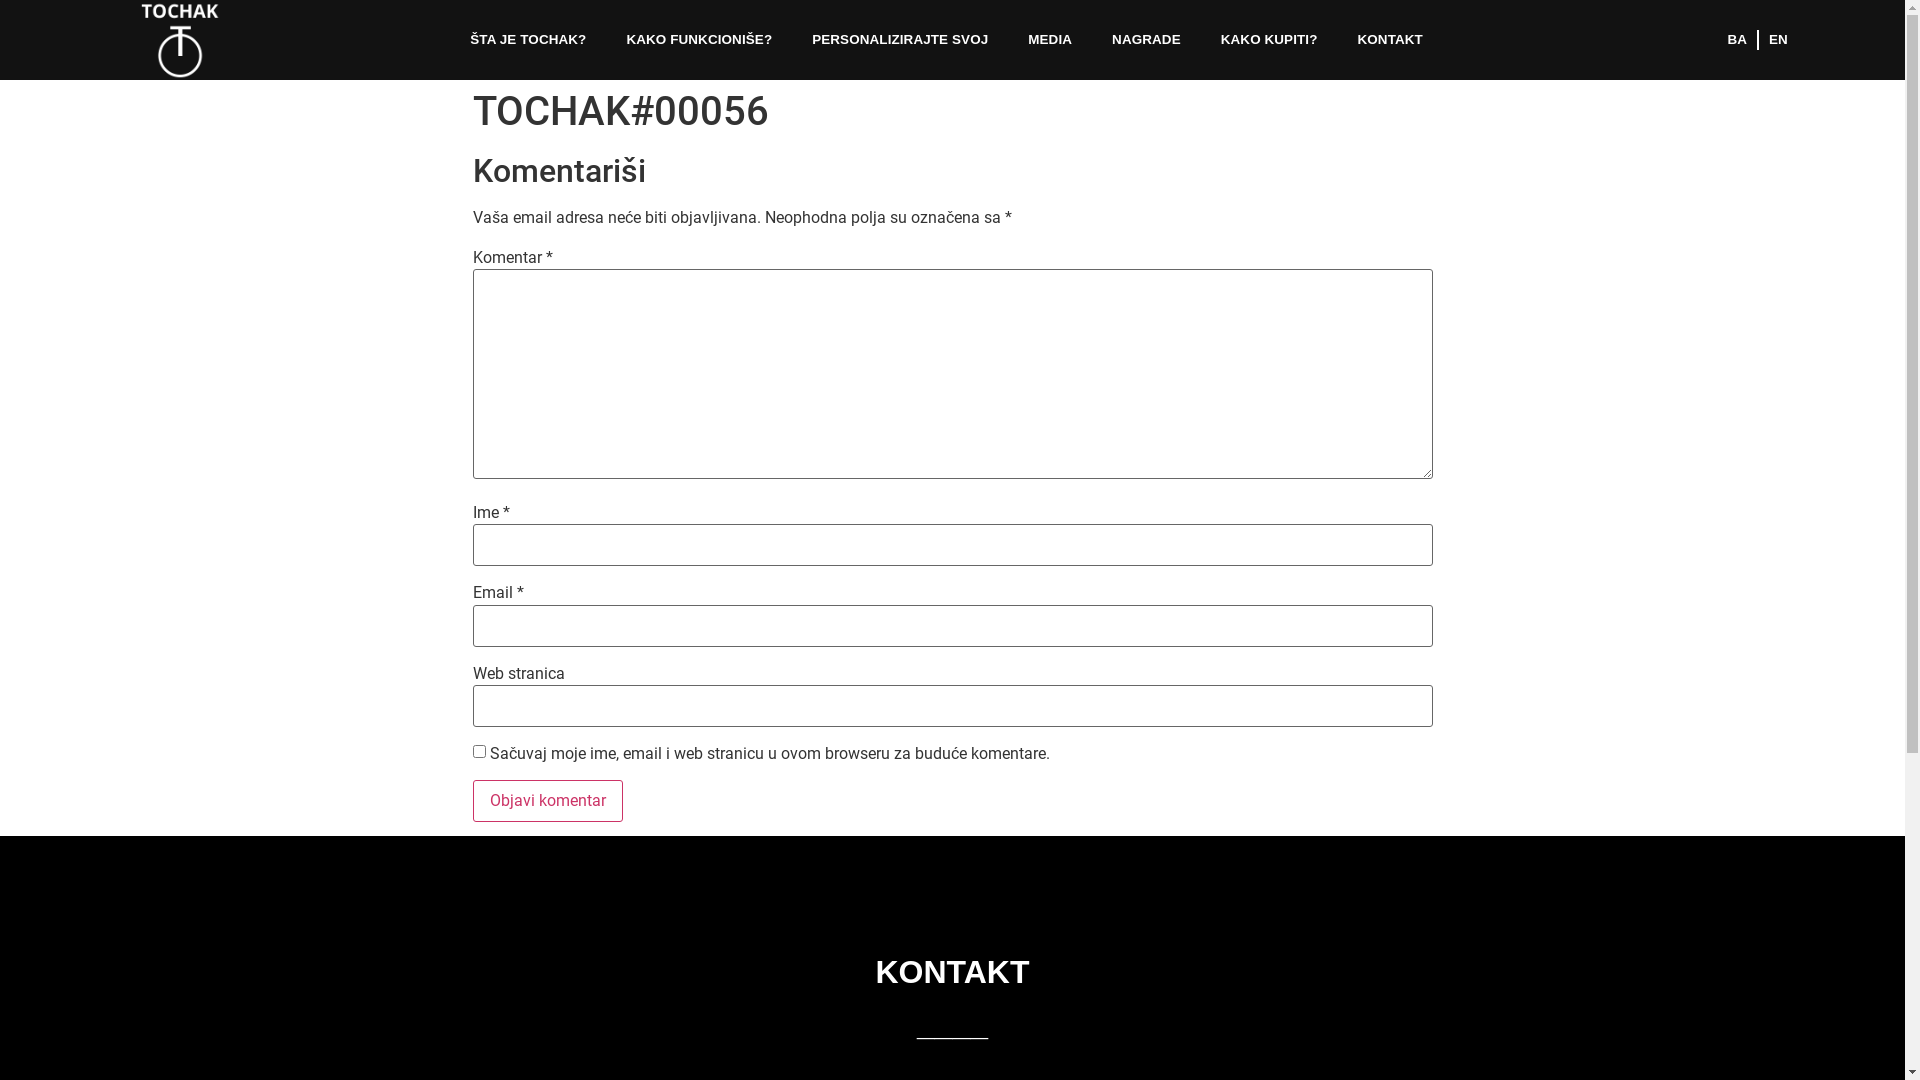 This screenshot has height=1080, width=1920. Describe the element at coordinates (1049, 39) in the screenshot. I see `'MEDIA'` at that location.